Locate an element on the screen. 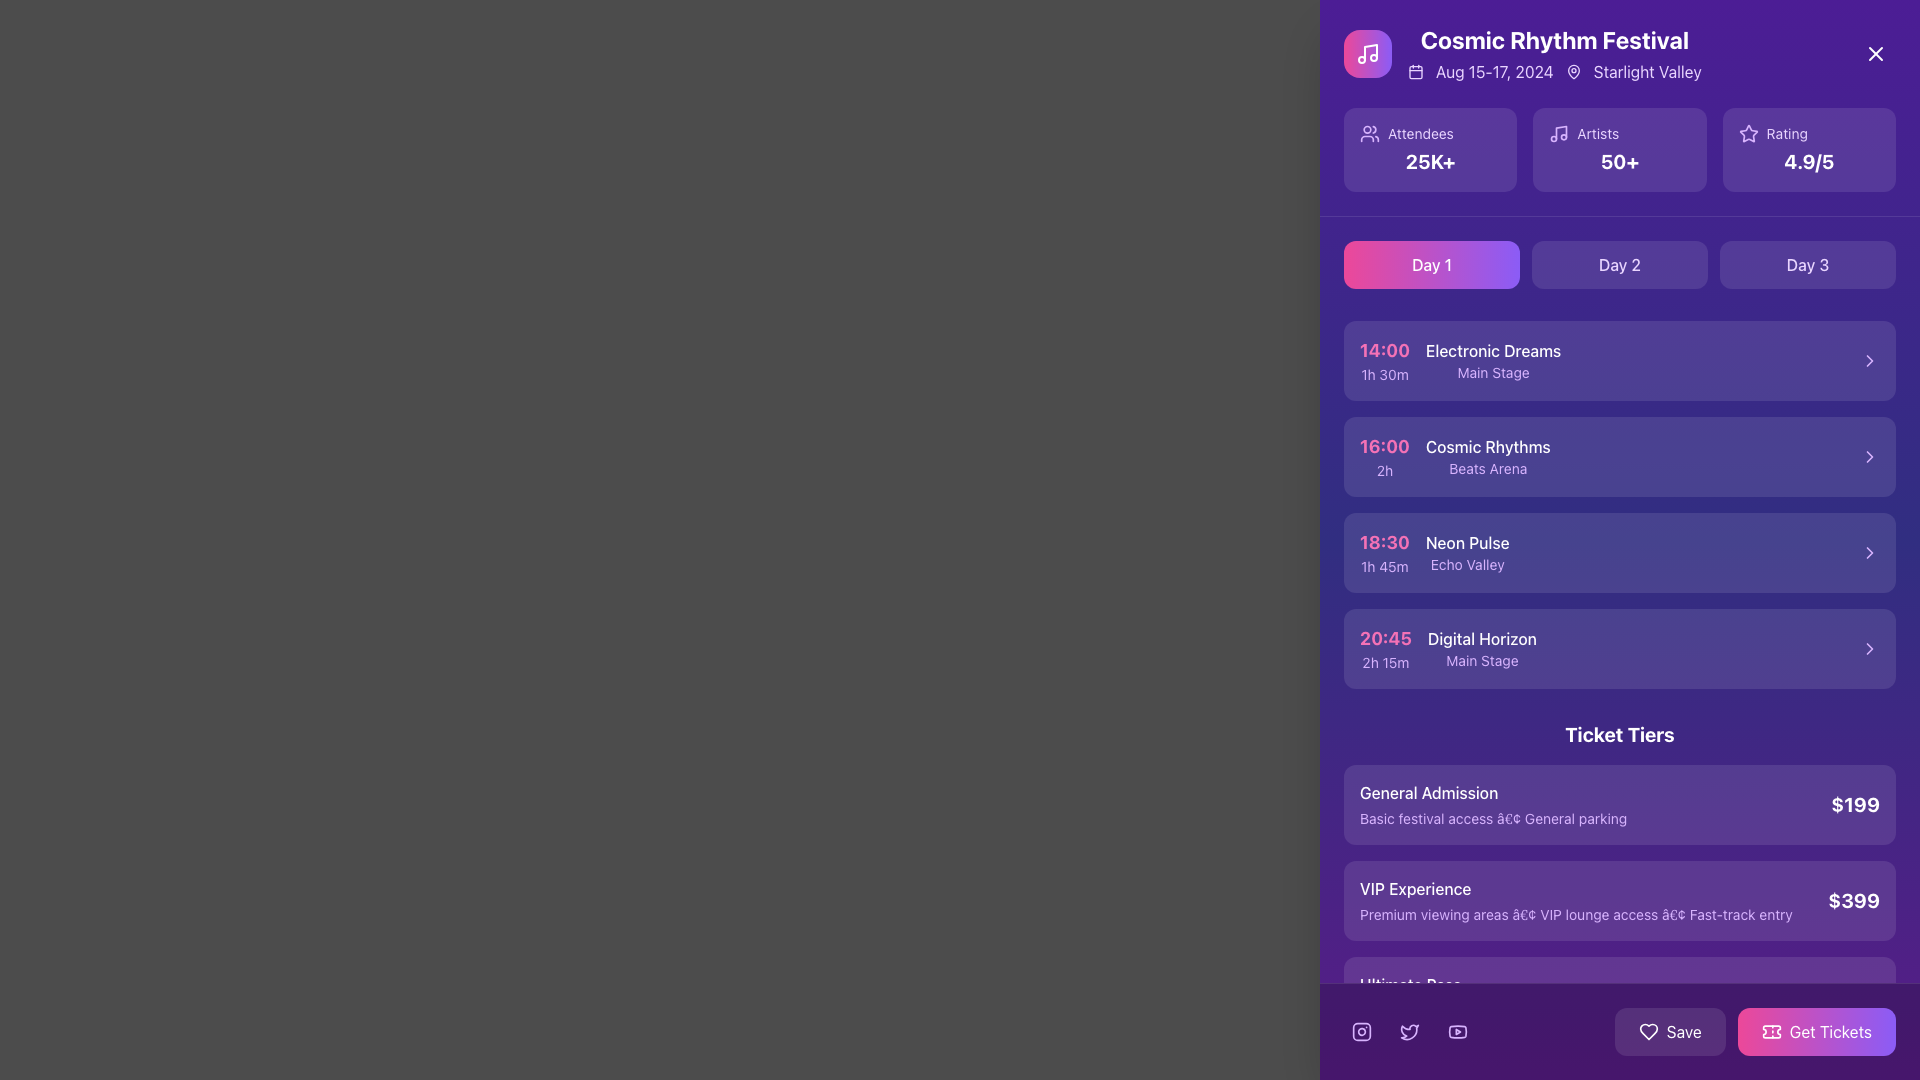 The width and height of the screenshot is (1920, 1080). the 'VIP Experience' ticket tier price label, which displays the cost of $199, positioned to the far-right within its section is located at coordinates (1853, 900).